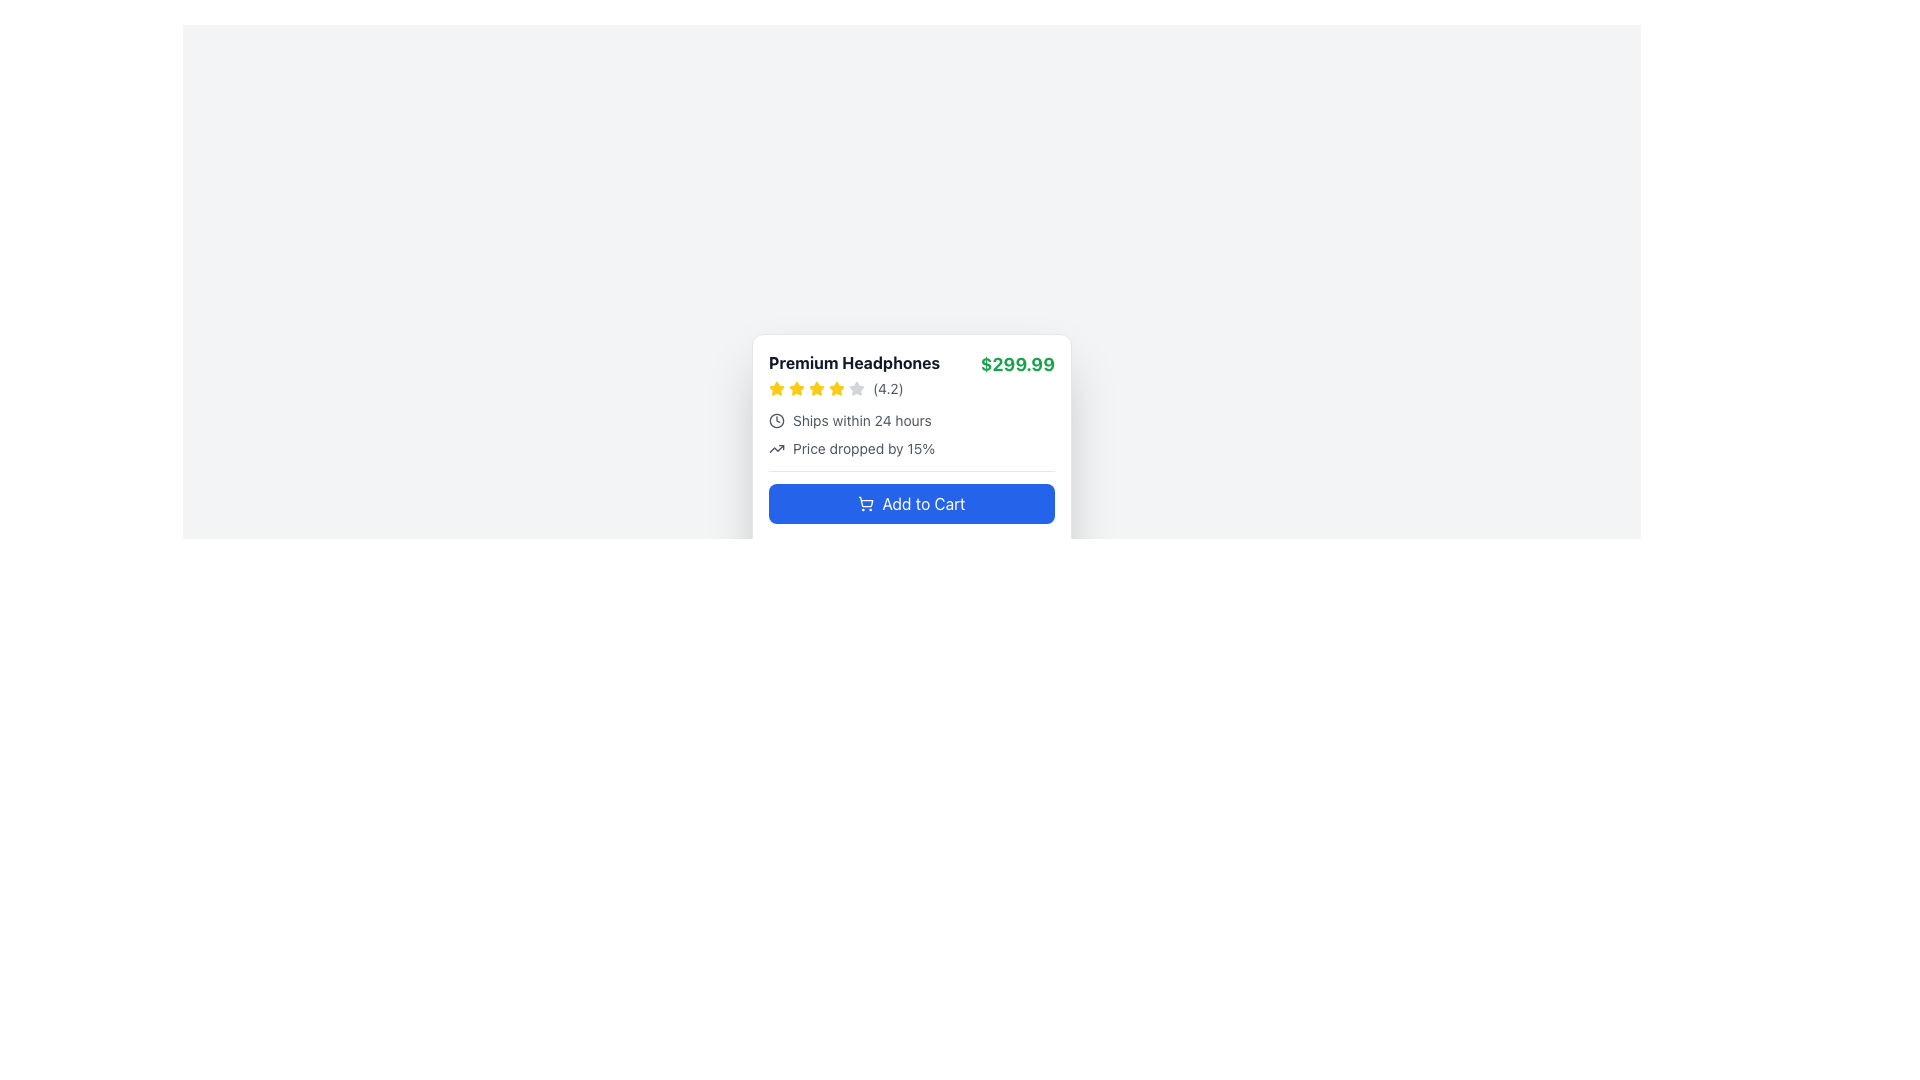  I want to click on the second star in the five-star rating system to interact with the rating, so click(816, 388).